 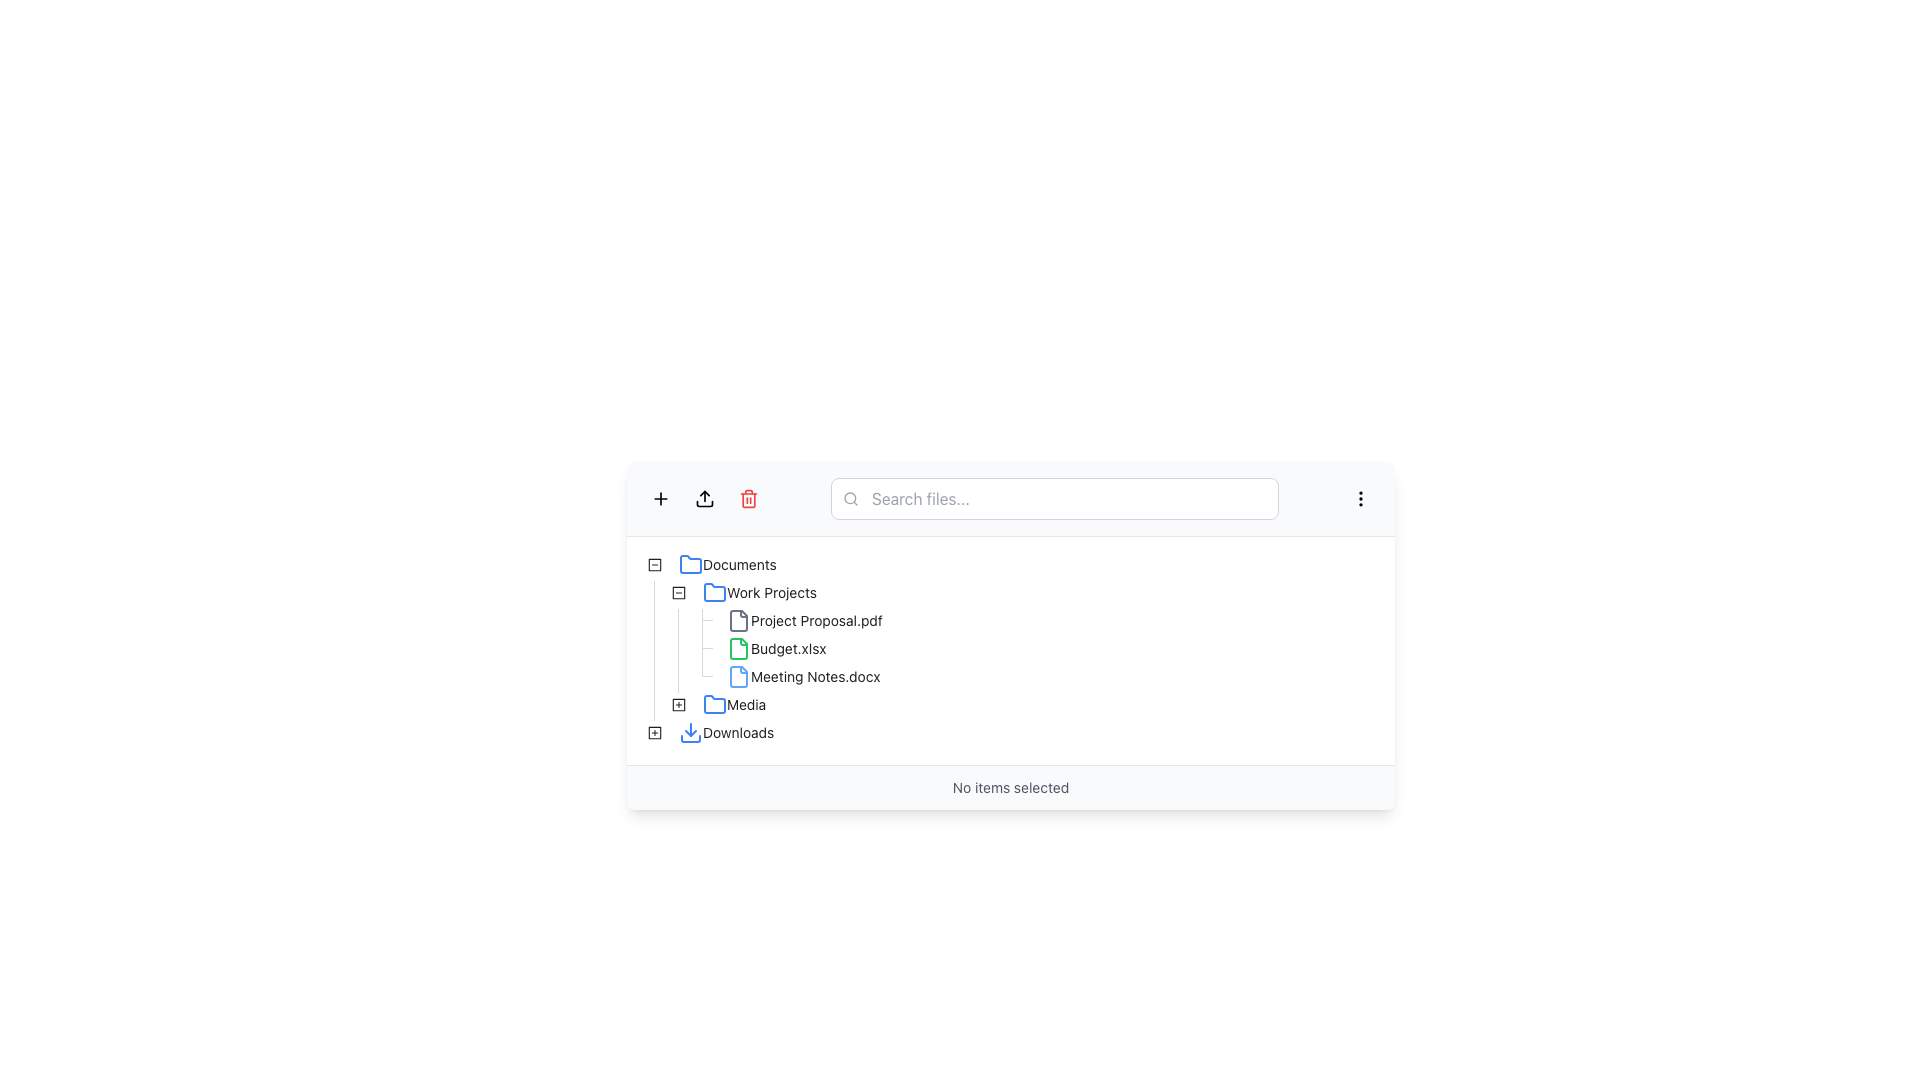 I want to click on the upload button represented by an upward-pointing arrow icon, which is the second button in a row of three action buttons at the top-left section of the interface, so click(x=705, y=497).